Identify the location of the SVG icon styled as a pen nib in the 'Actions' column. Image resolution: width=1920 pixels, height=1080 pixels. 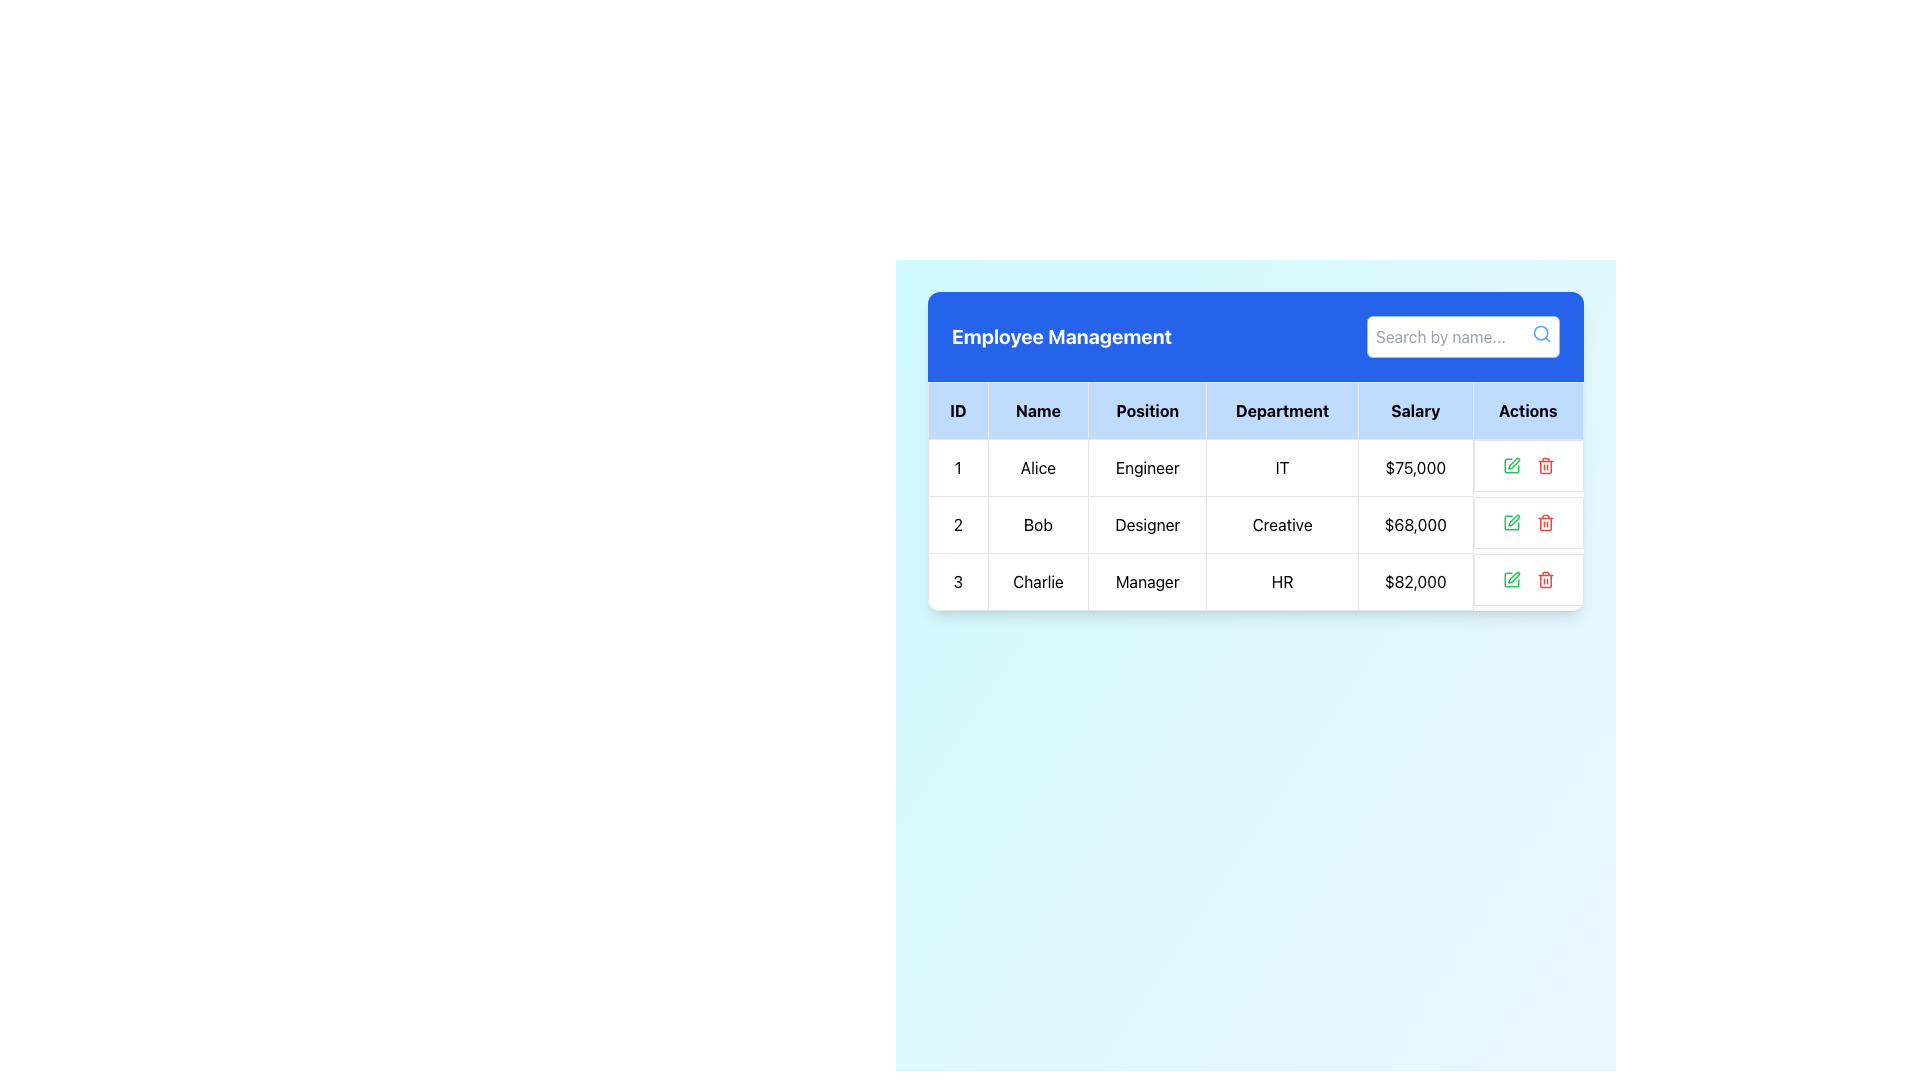
(1513, 577).